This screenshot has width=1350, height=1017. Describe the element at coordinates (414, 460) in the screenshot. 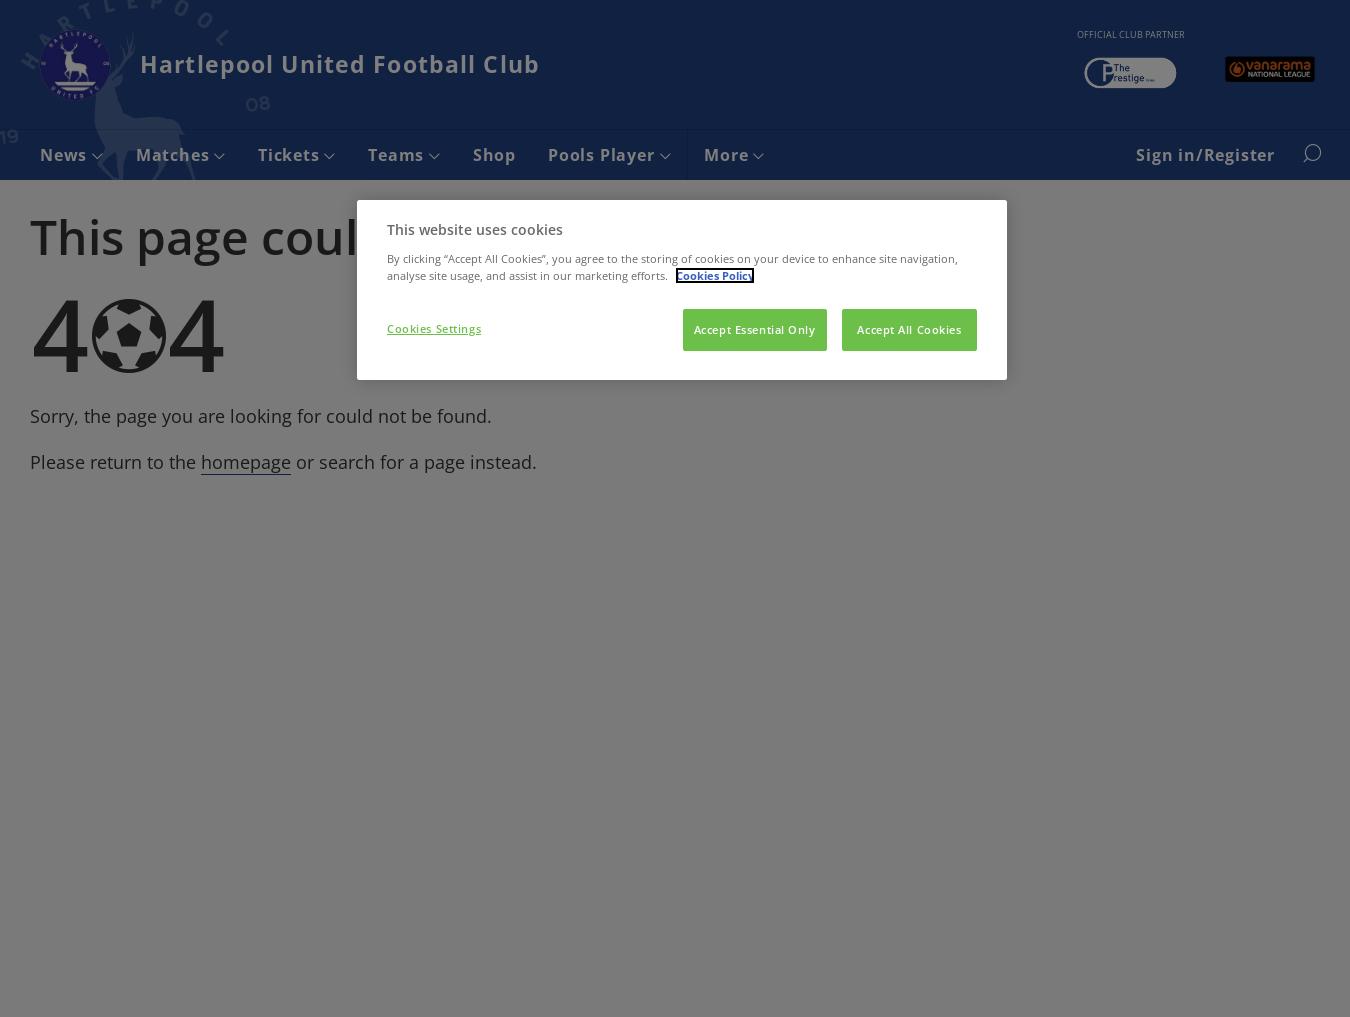

I see `'or search for a page instead.'` at that location.